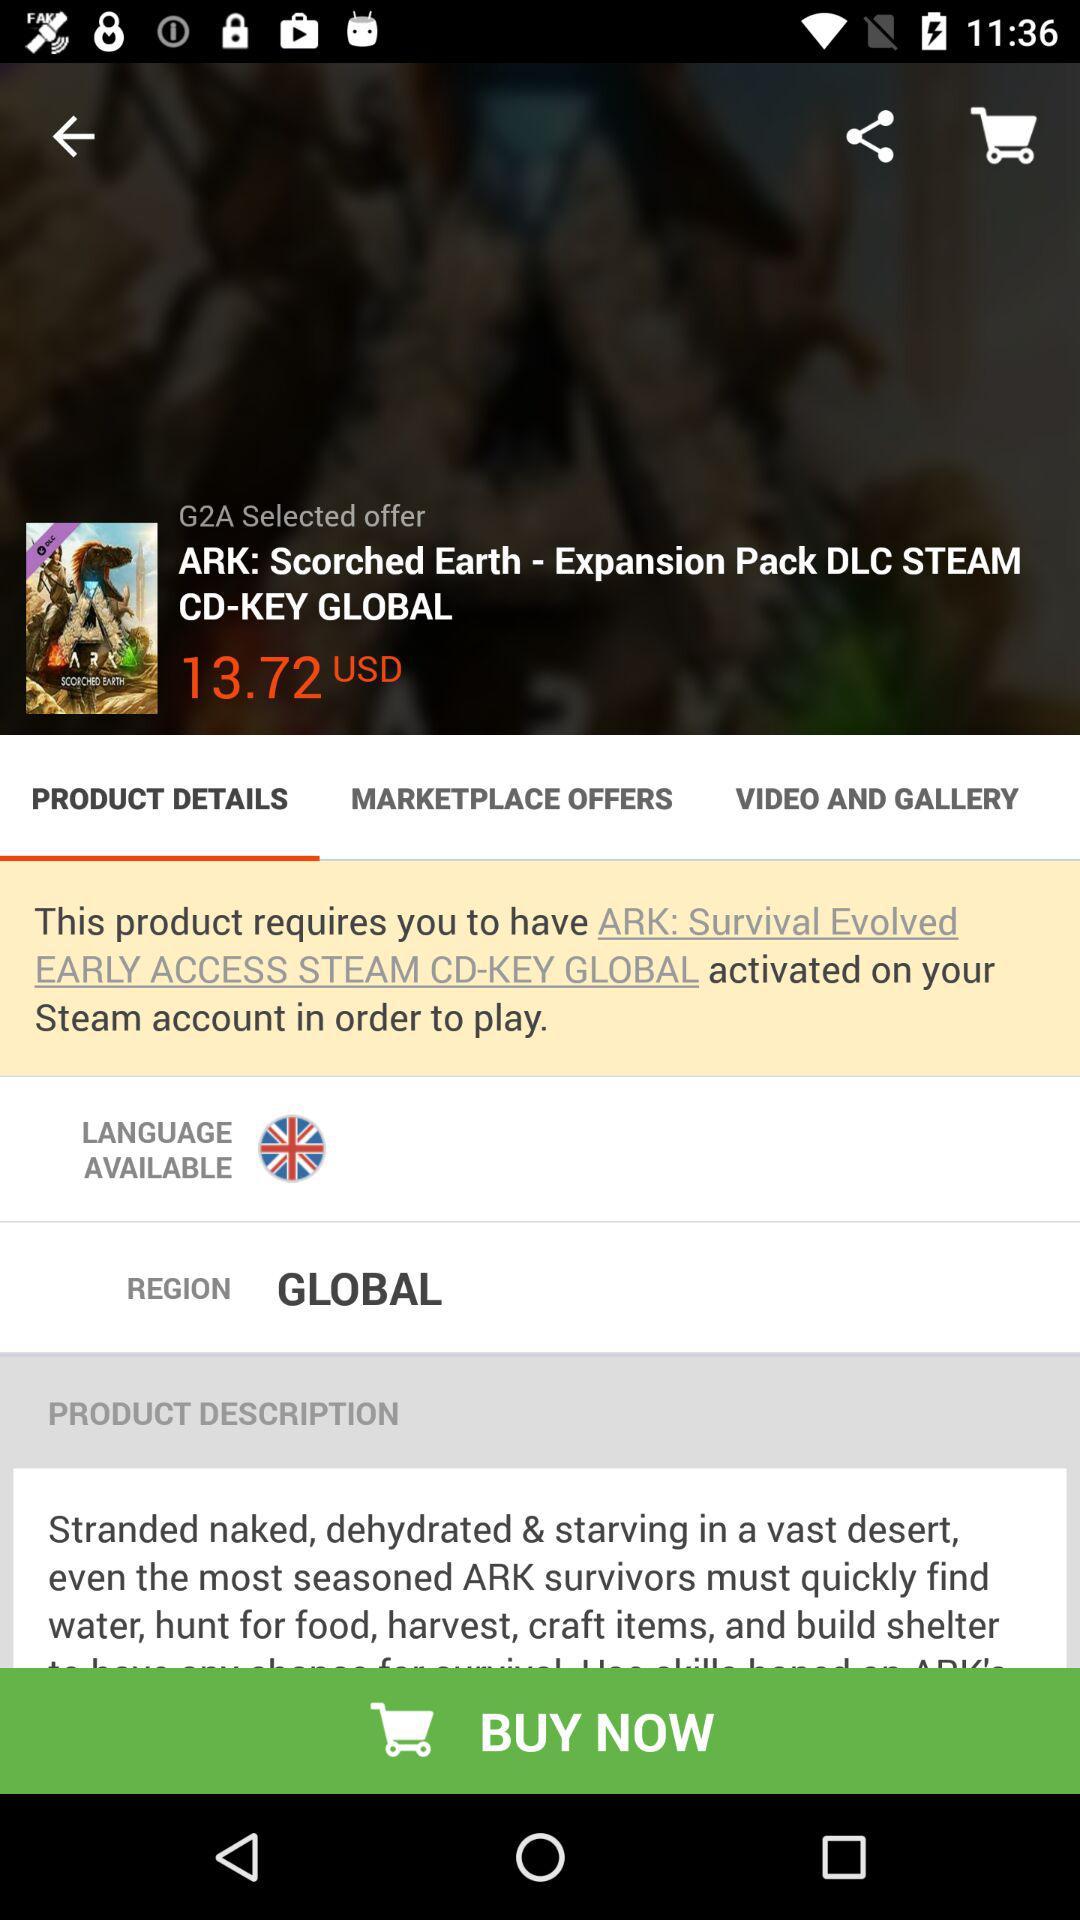 This screenshot has height=1920, width=1080. Describe the element at coordinates (540, 968) in the screenshot. I see `the this product requires icon` at that location.